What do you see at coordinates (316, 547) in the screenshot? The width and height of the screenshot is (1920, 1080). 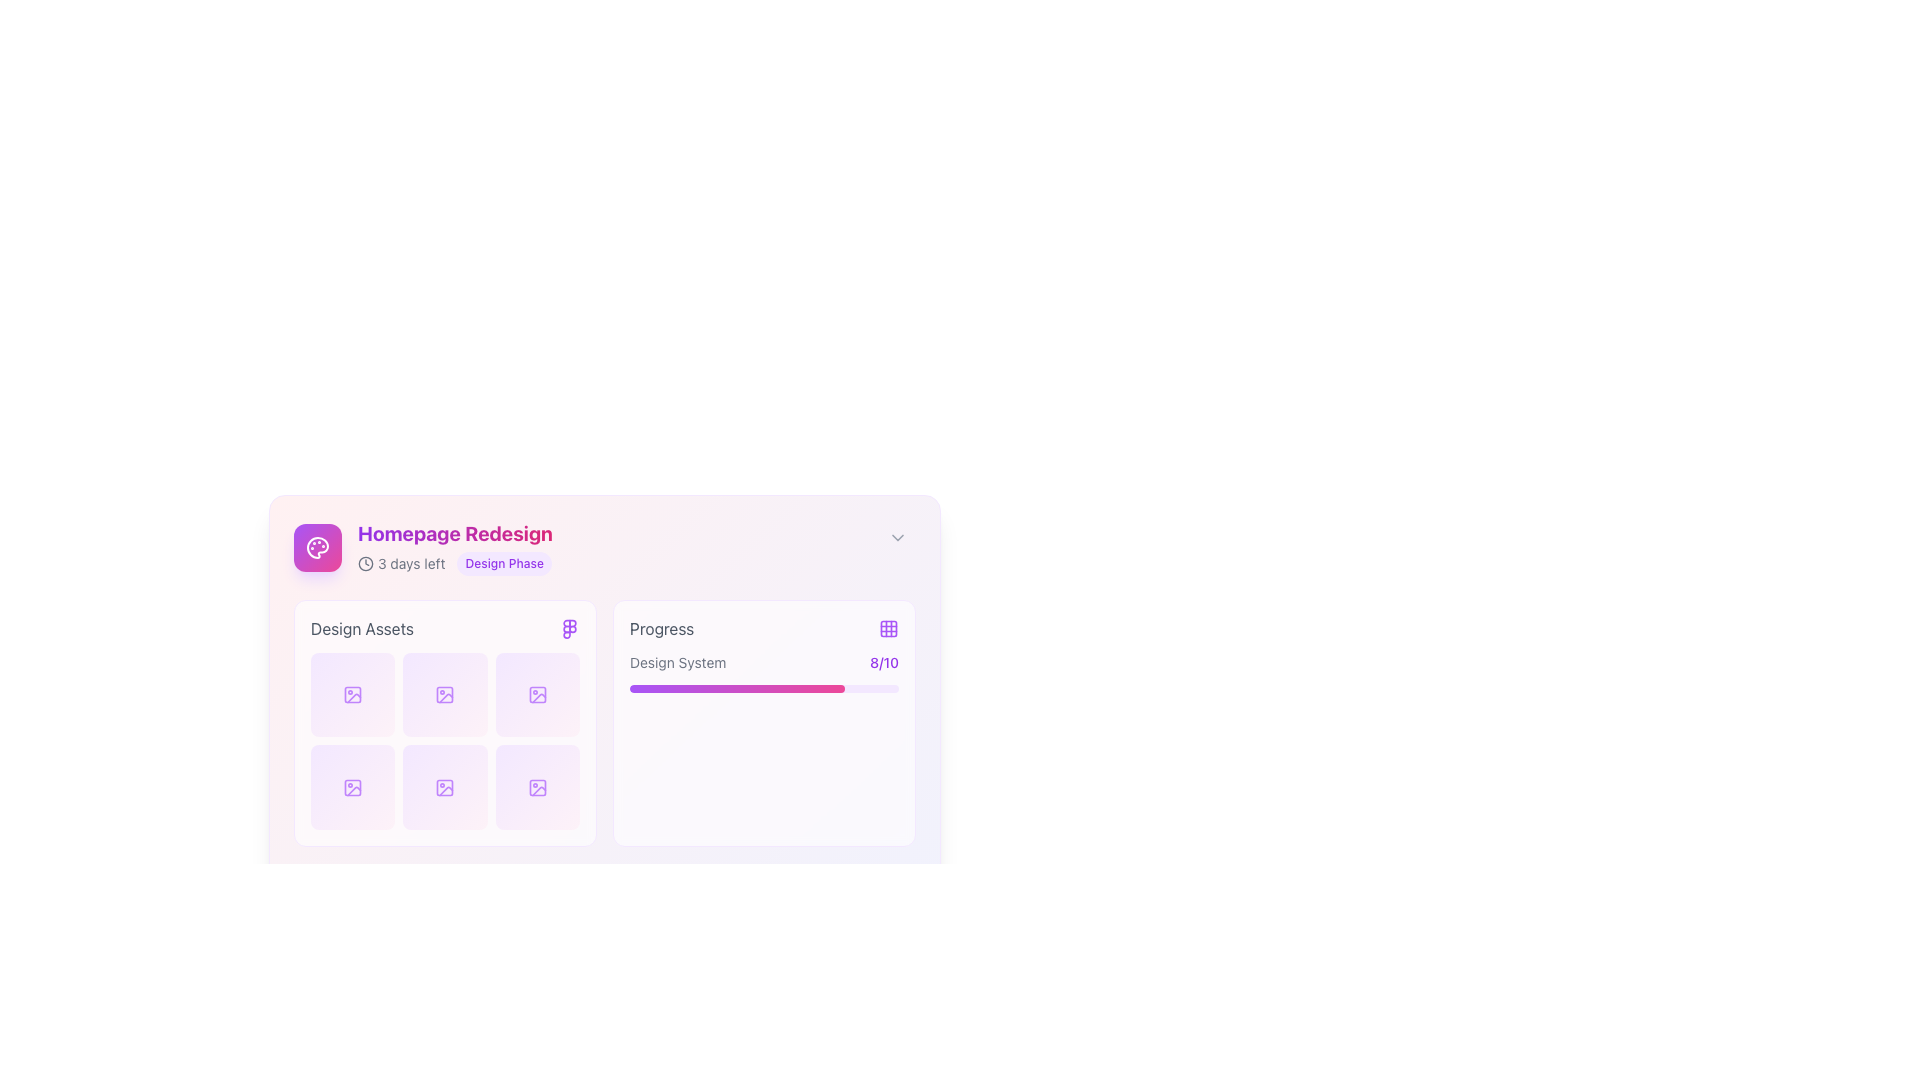 I see `the icon representing the 'Homepage Redesign' section located in the top left corner of the sidebar` at bounding box center [316, 547].